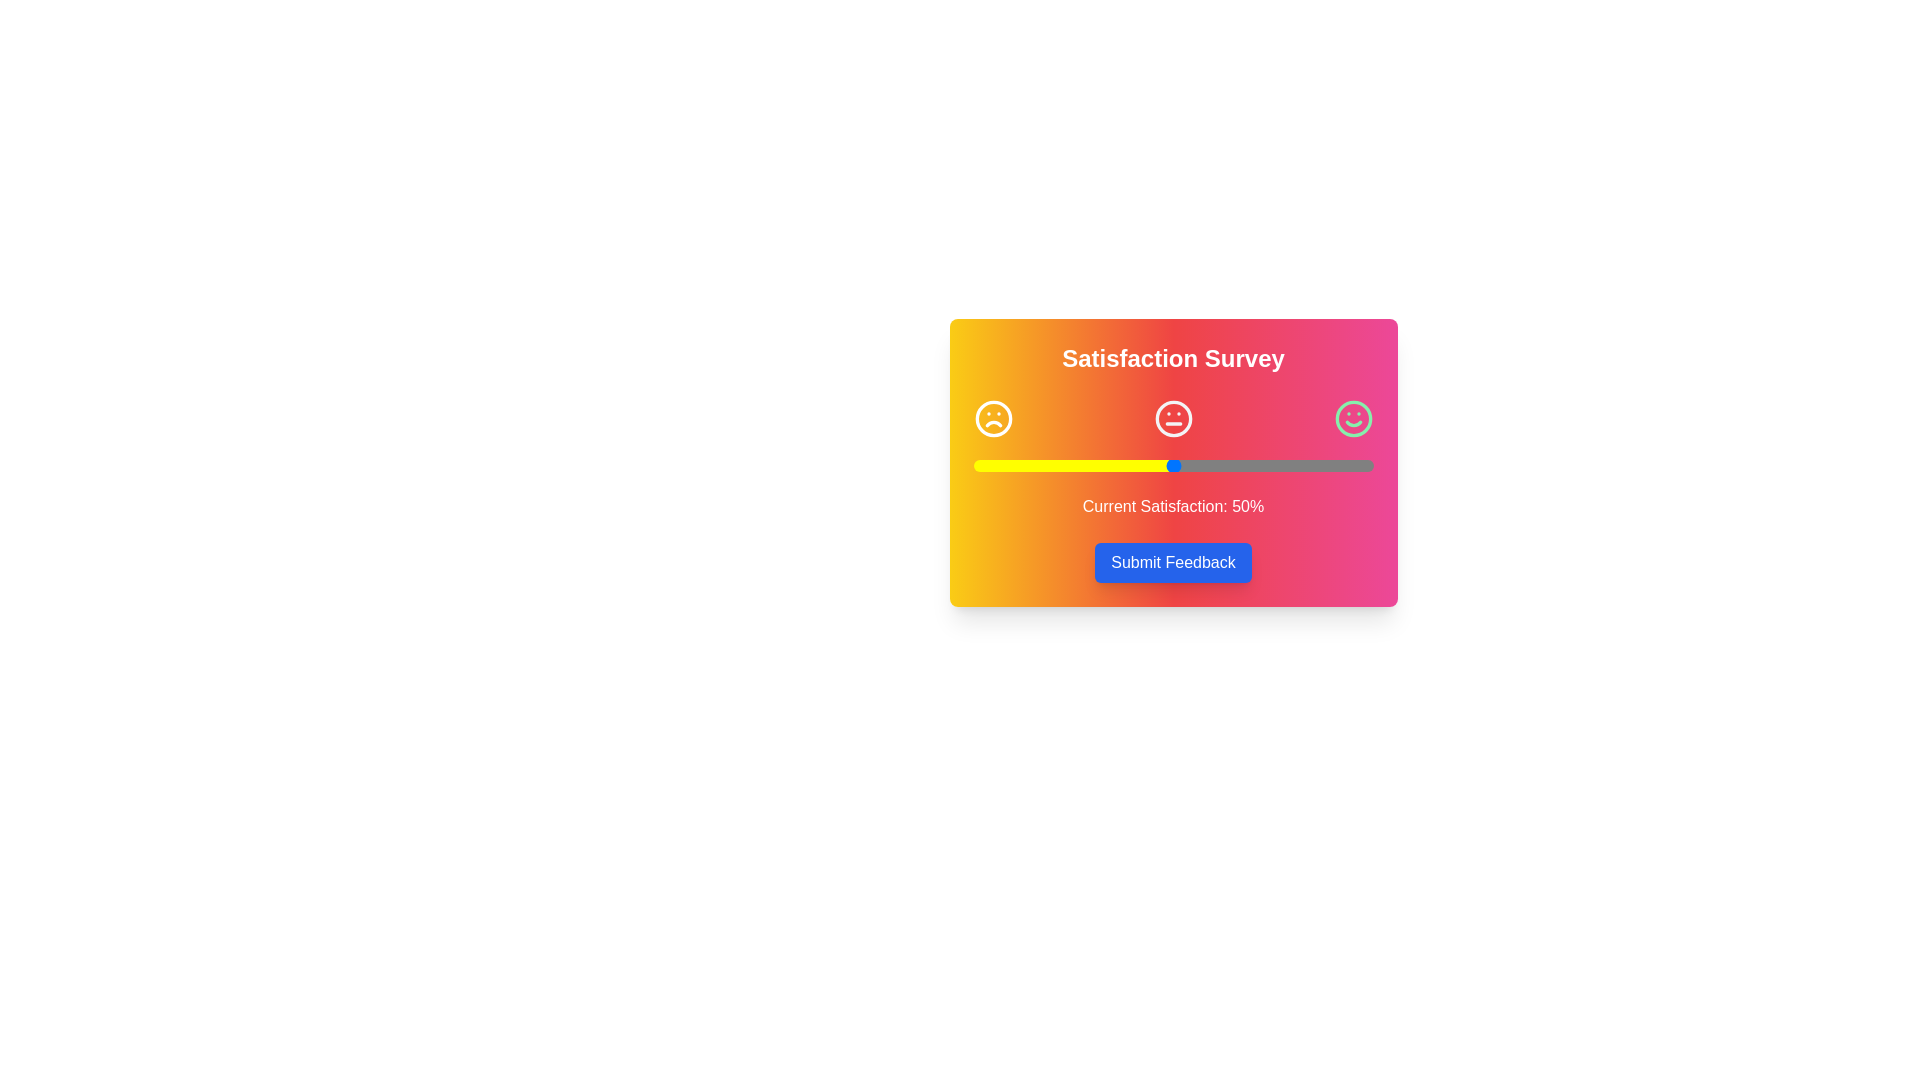 The height and width of the screenshot is (1080, 1920). Describe the element at coordinates (1260, 466) in the screenshot. I see `the slider to 72% satisfaction` at that location.